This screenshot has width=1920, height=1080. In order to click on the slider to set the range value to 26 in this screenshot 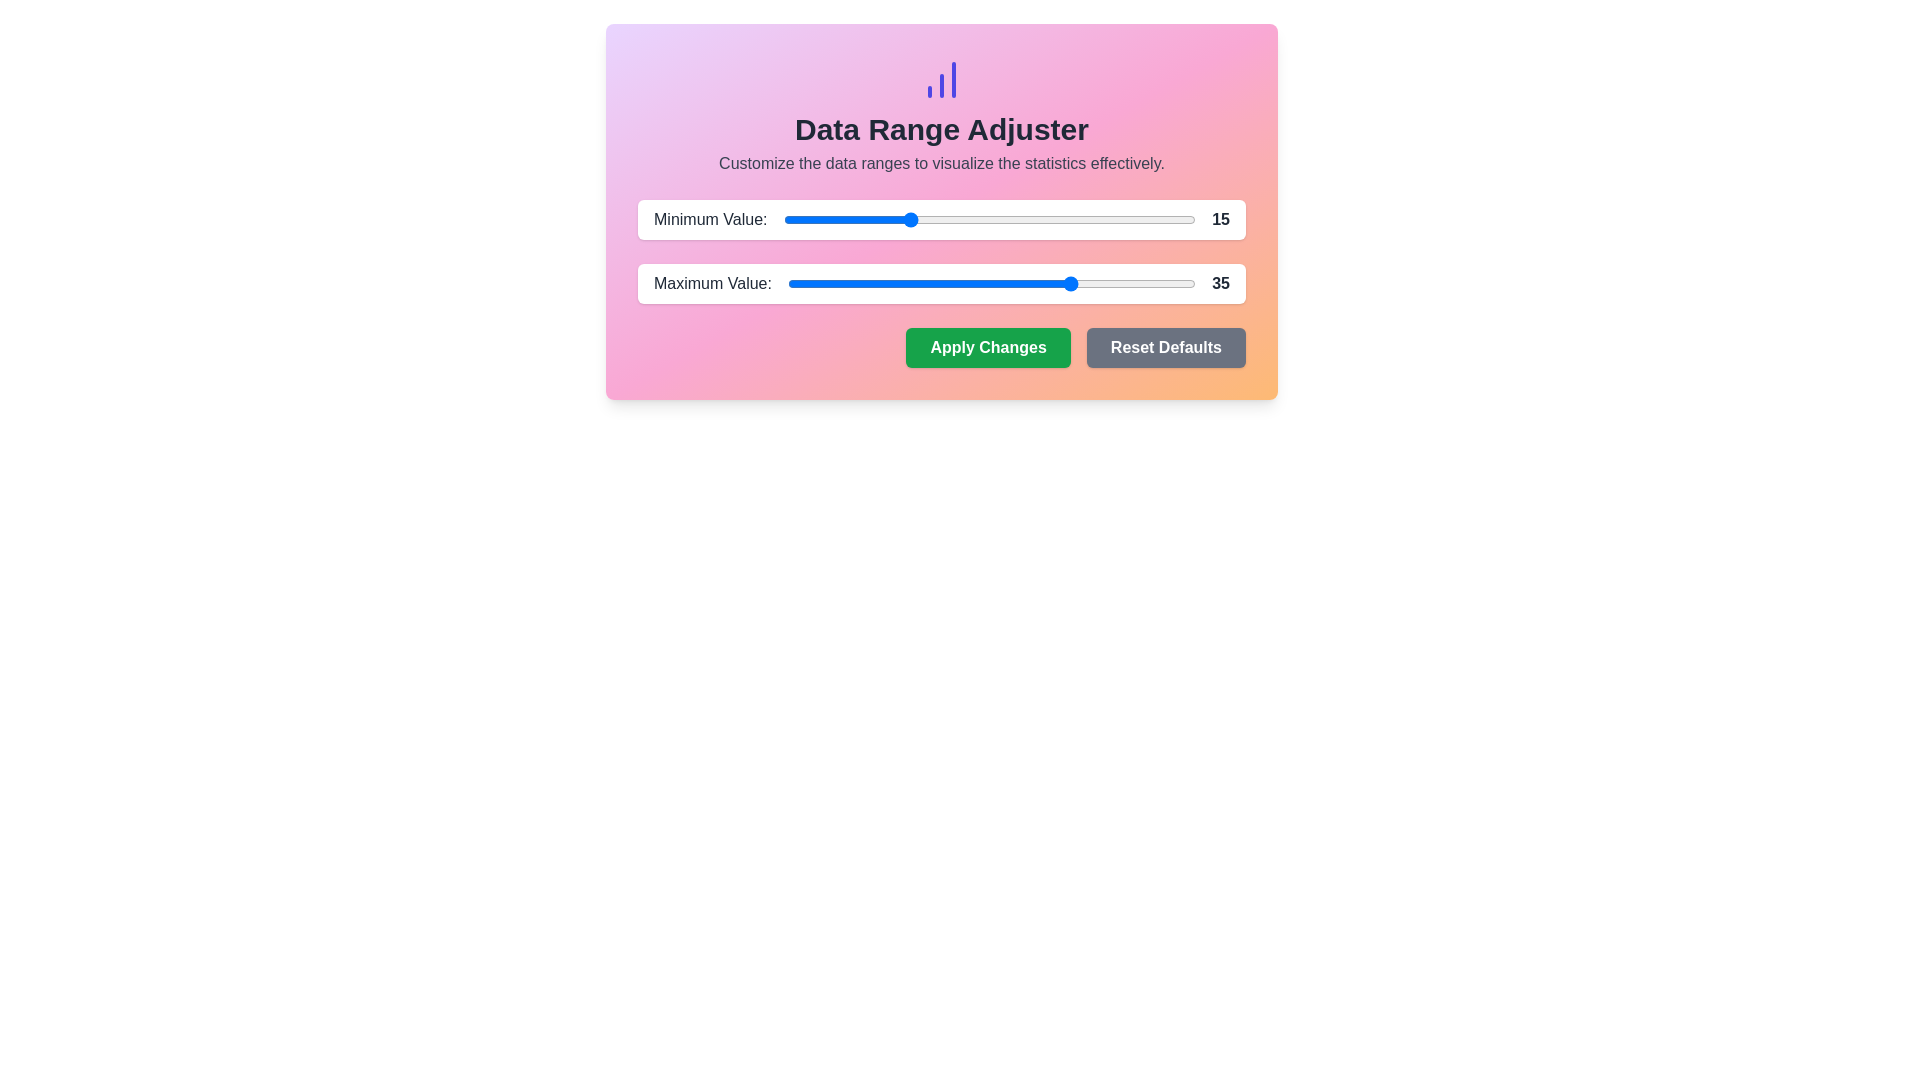, I will do `click(998, 219)`.